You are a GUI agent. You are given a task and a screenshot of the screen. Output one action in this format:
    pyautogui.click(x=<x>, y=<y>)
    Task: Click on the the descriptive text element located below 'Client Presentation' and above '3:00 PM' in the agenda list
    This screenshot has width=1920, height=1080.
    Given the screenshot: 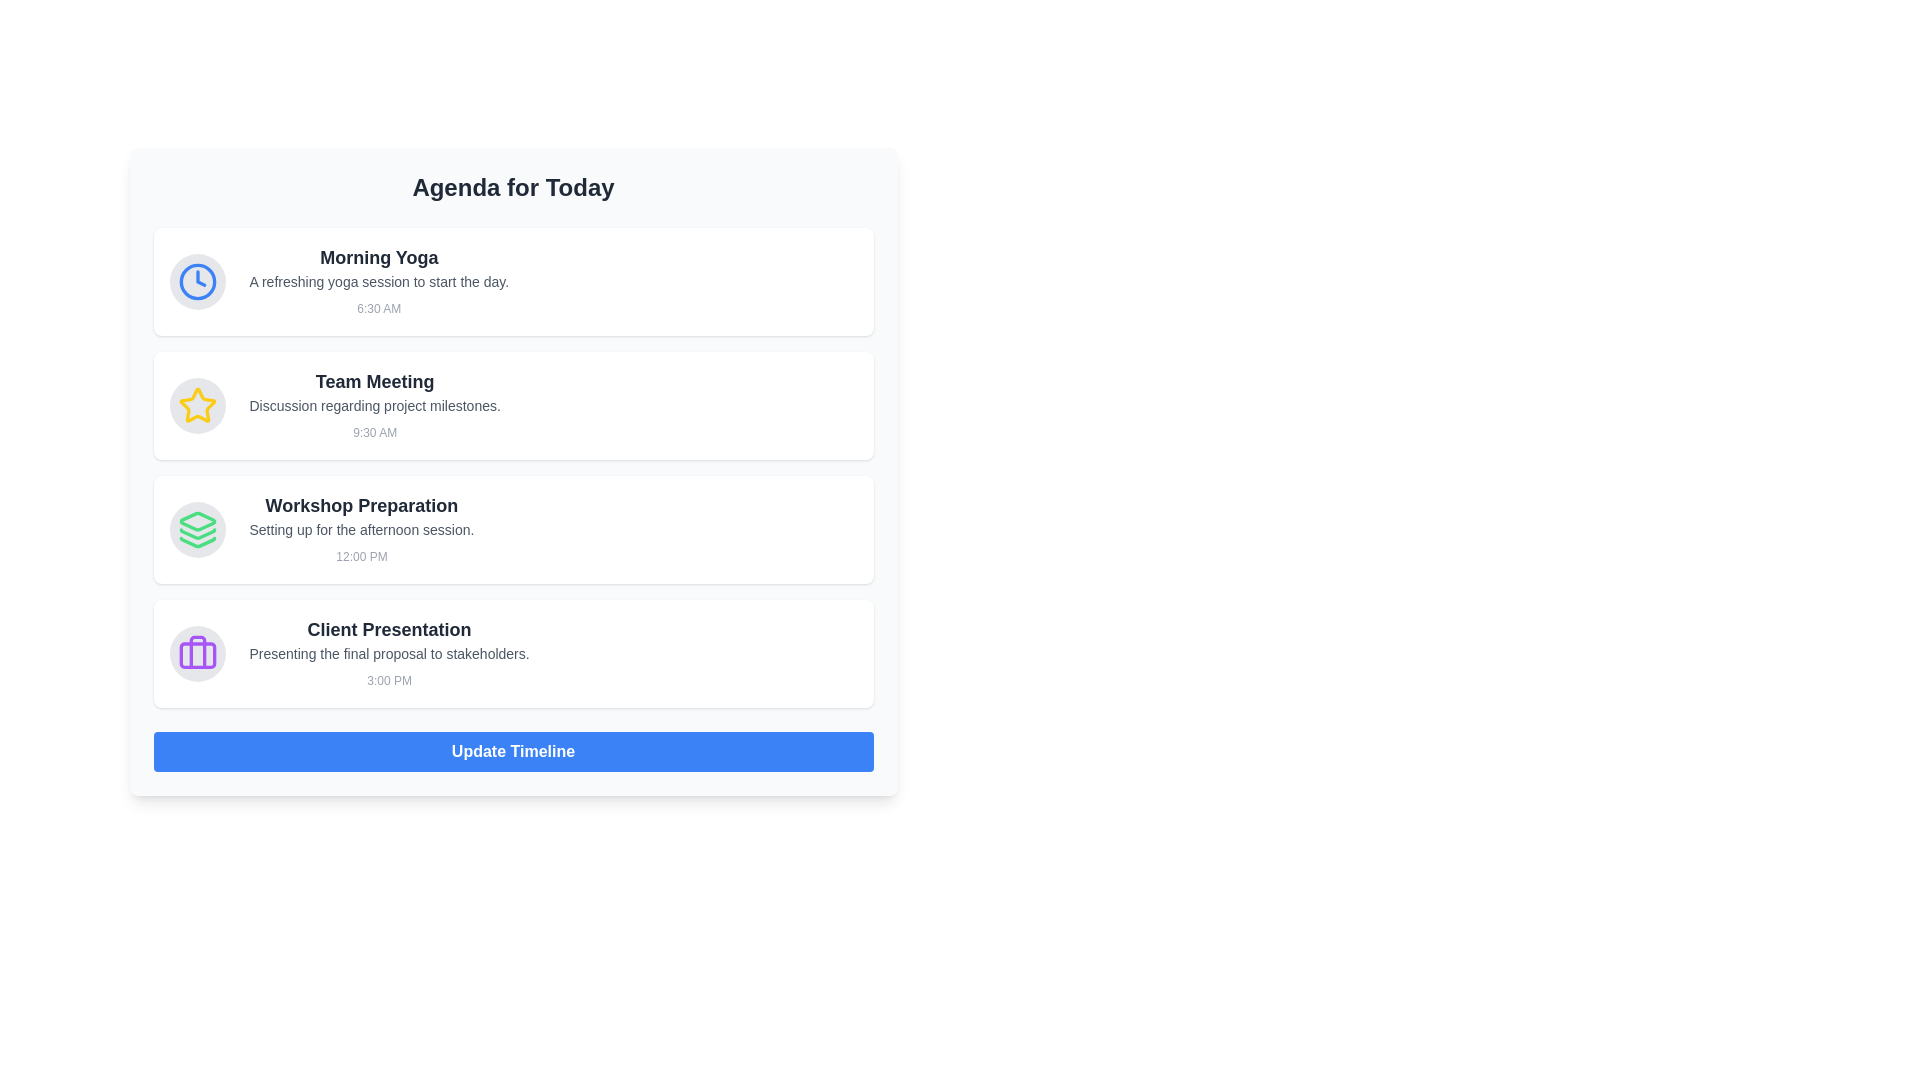 What is the action you would take?
    pyautogui.click(x=389, y=654)
    